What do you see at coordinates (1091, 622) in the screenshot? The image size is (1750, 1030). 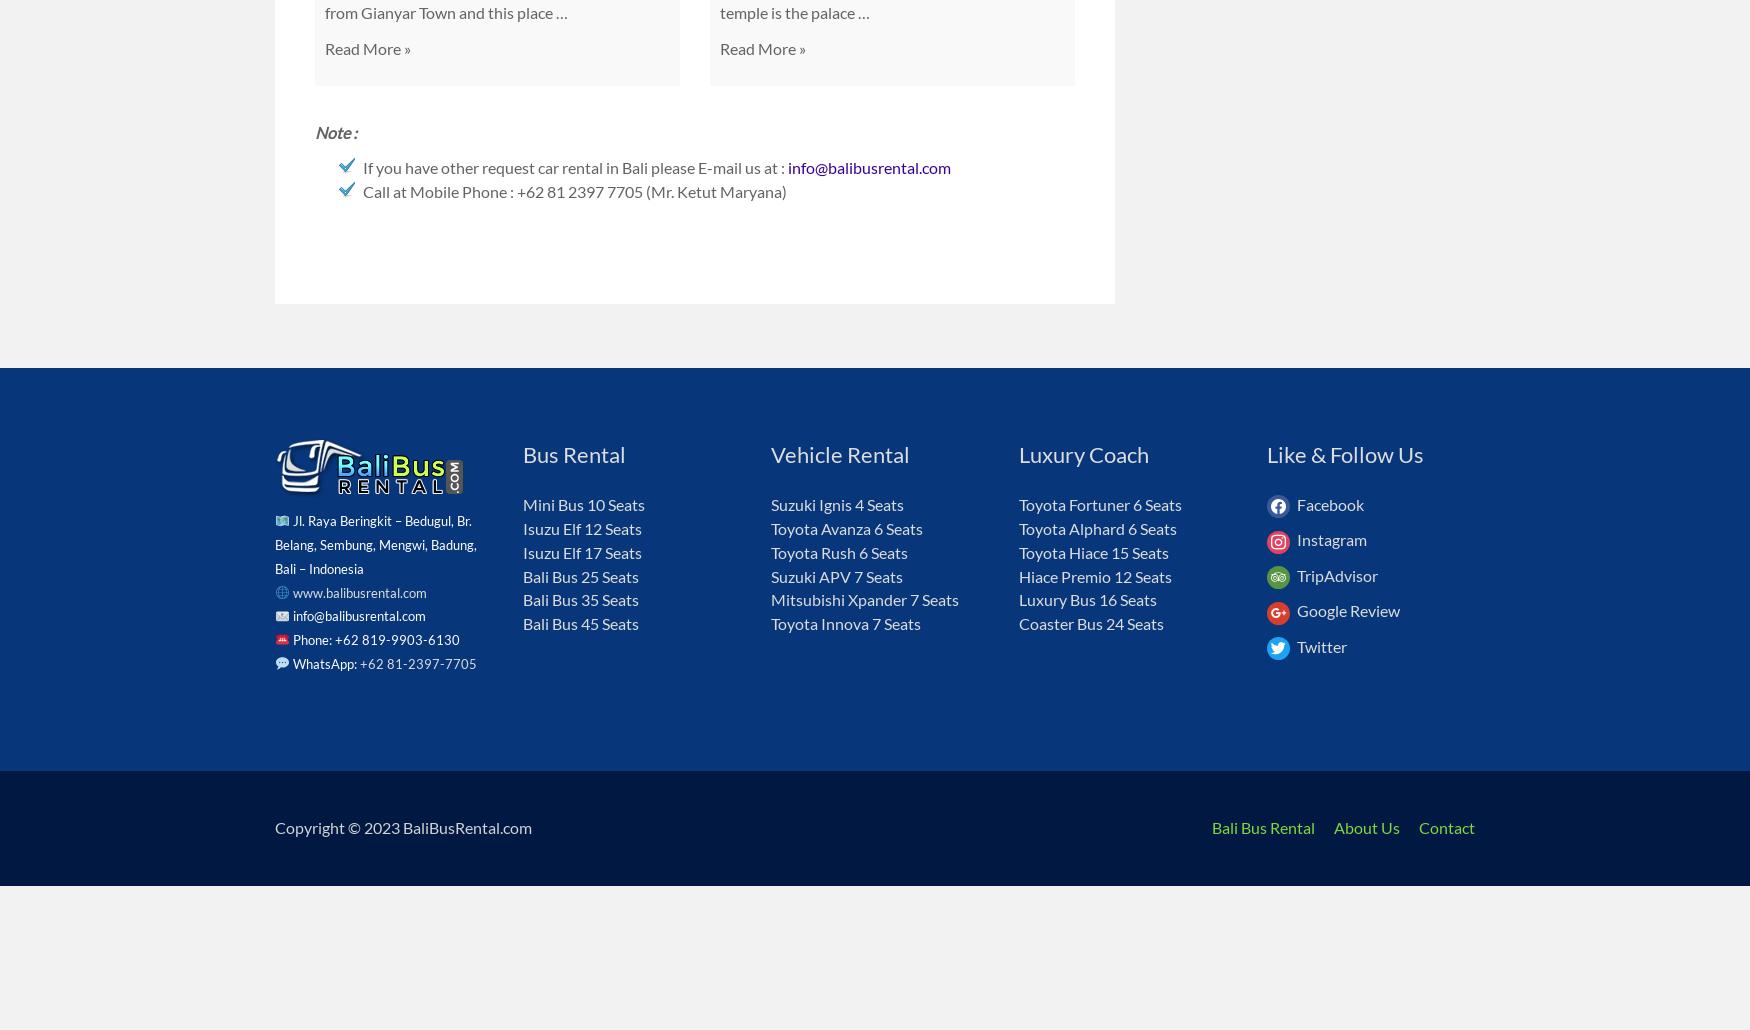 I see `'Coaster Bus 24 Seats'` at bounding box center [1091, 622].